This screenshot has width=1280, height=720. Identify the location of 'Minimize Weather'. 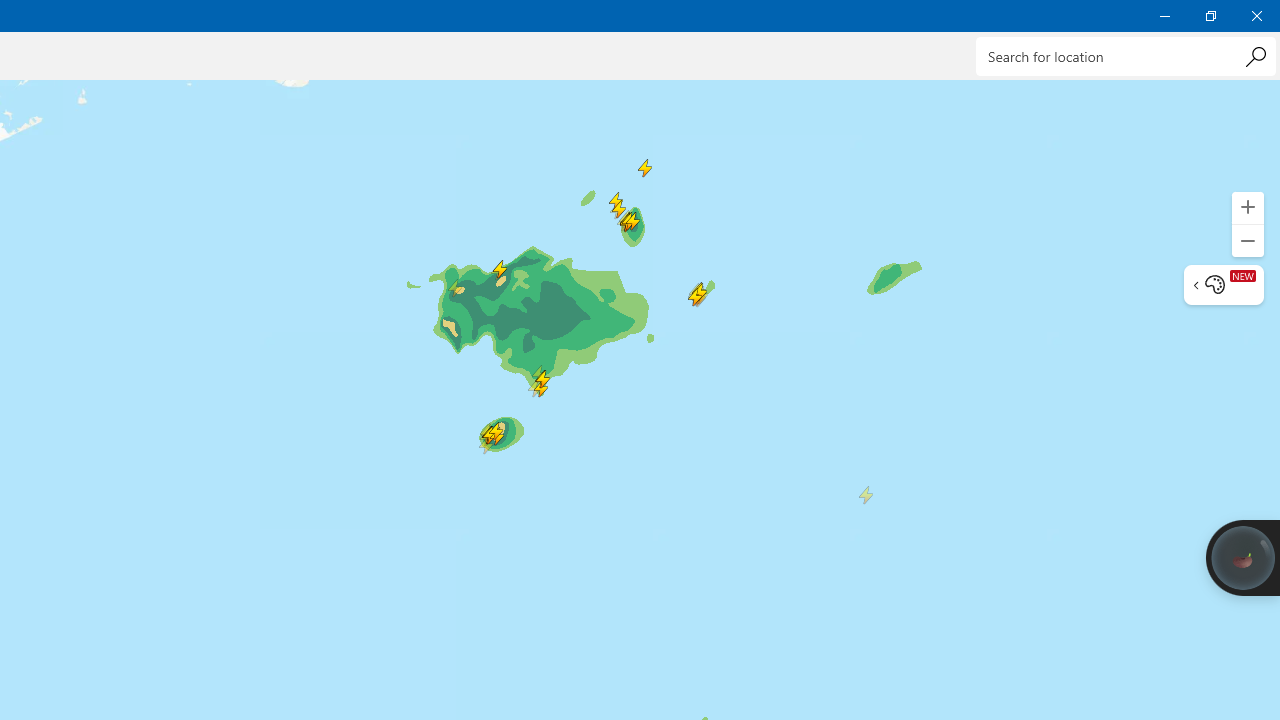
(1164, 15).